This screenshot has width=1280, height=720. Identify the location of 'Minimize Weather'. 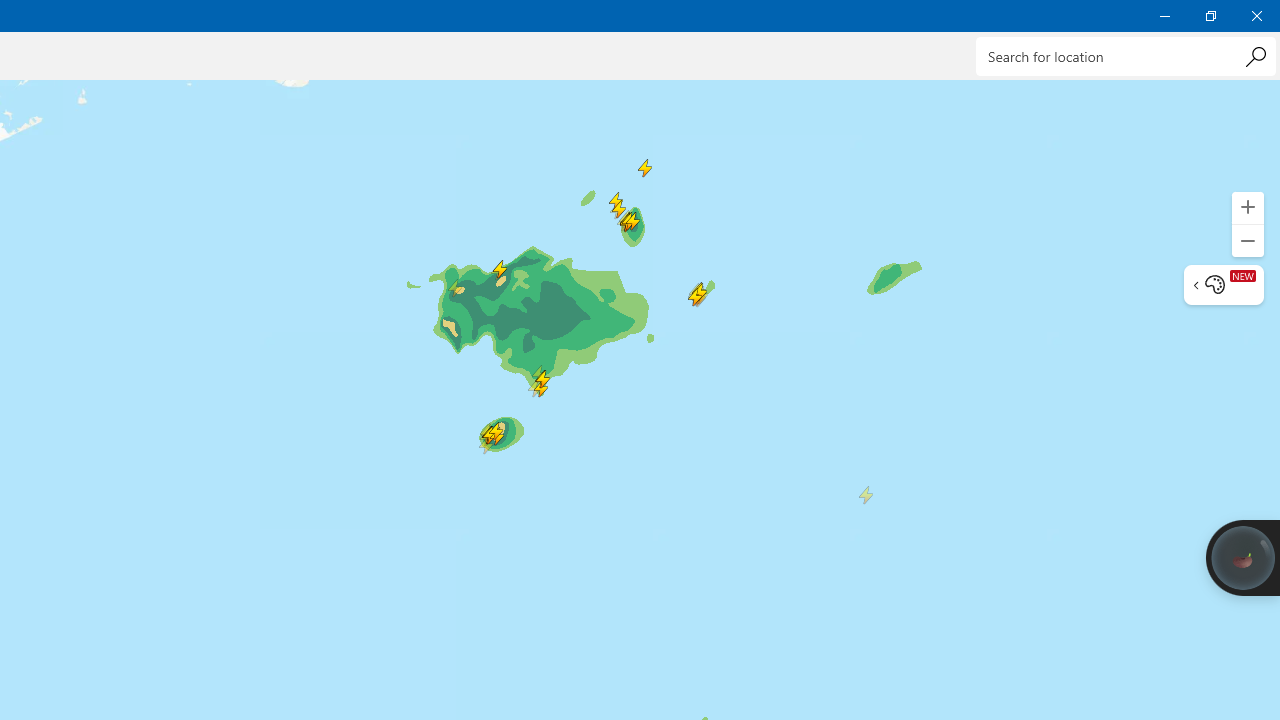
(1164, 15).